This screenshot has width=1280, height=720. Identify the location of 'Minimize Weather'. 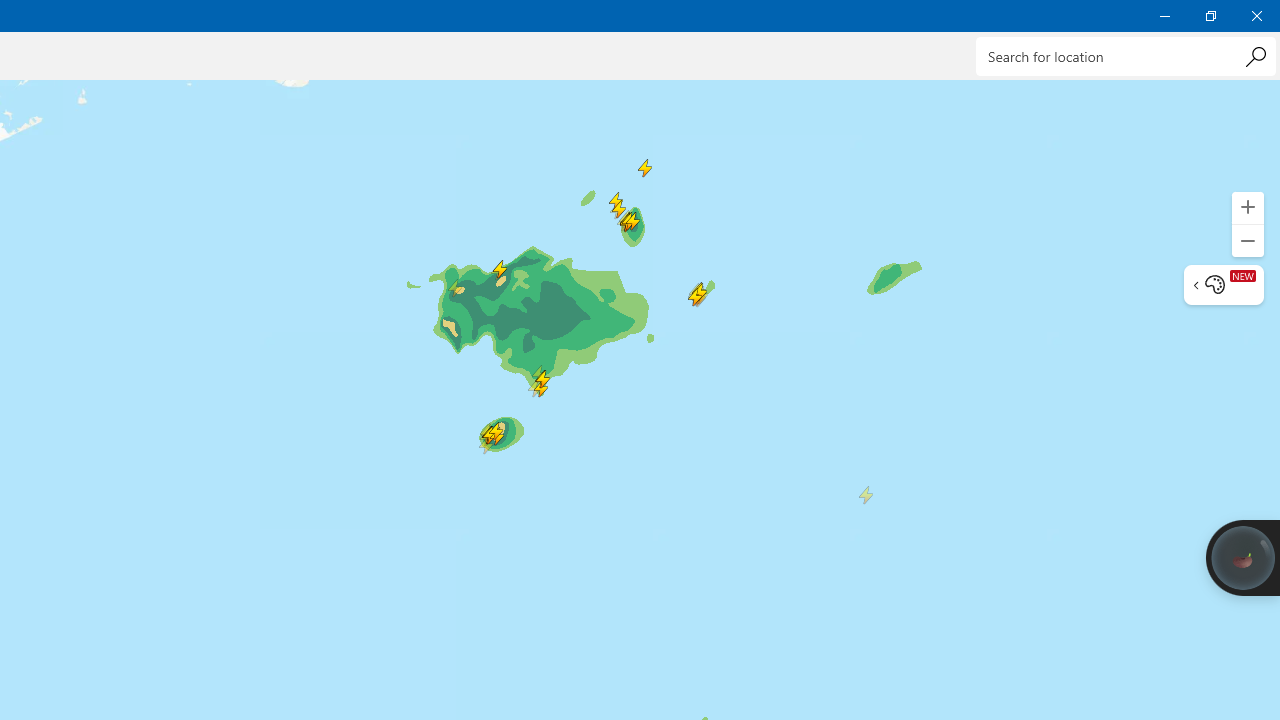
(1164, 15).